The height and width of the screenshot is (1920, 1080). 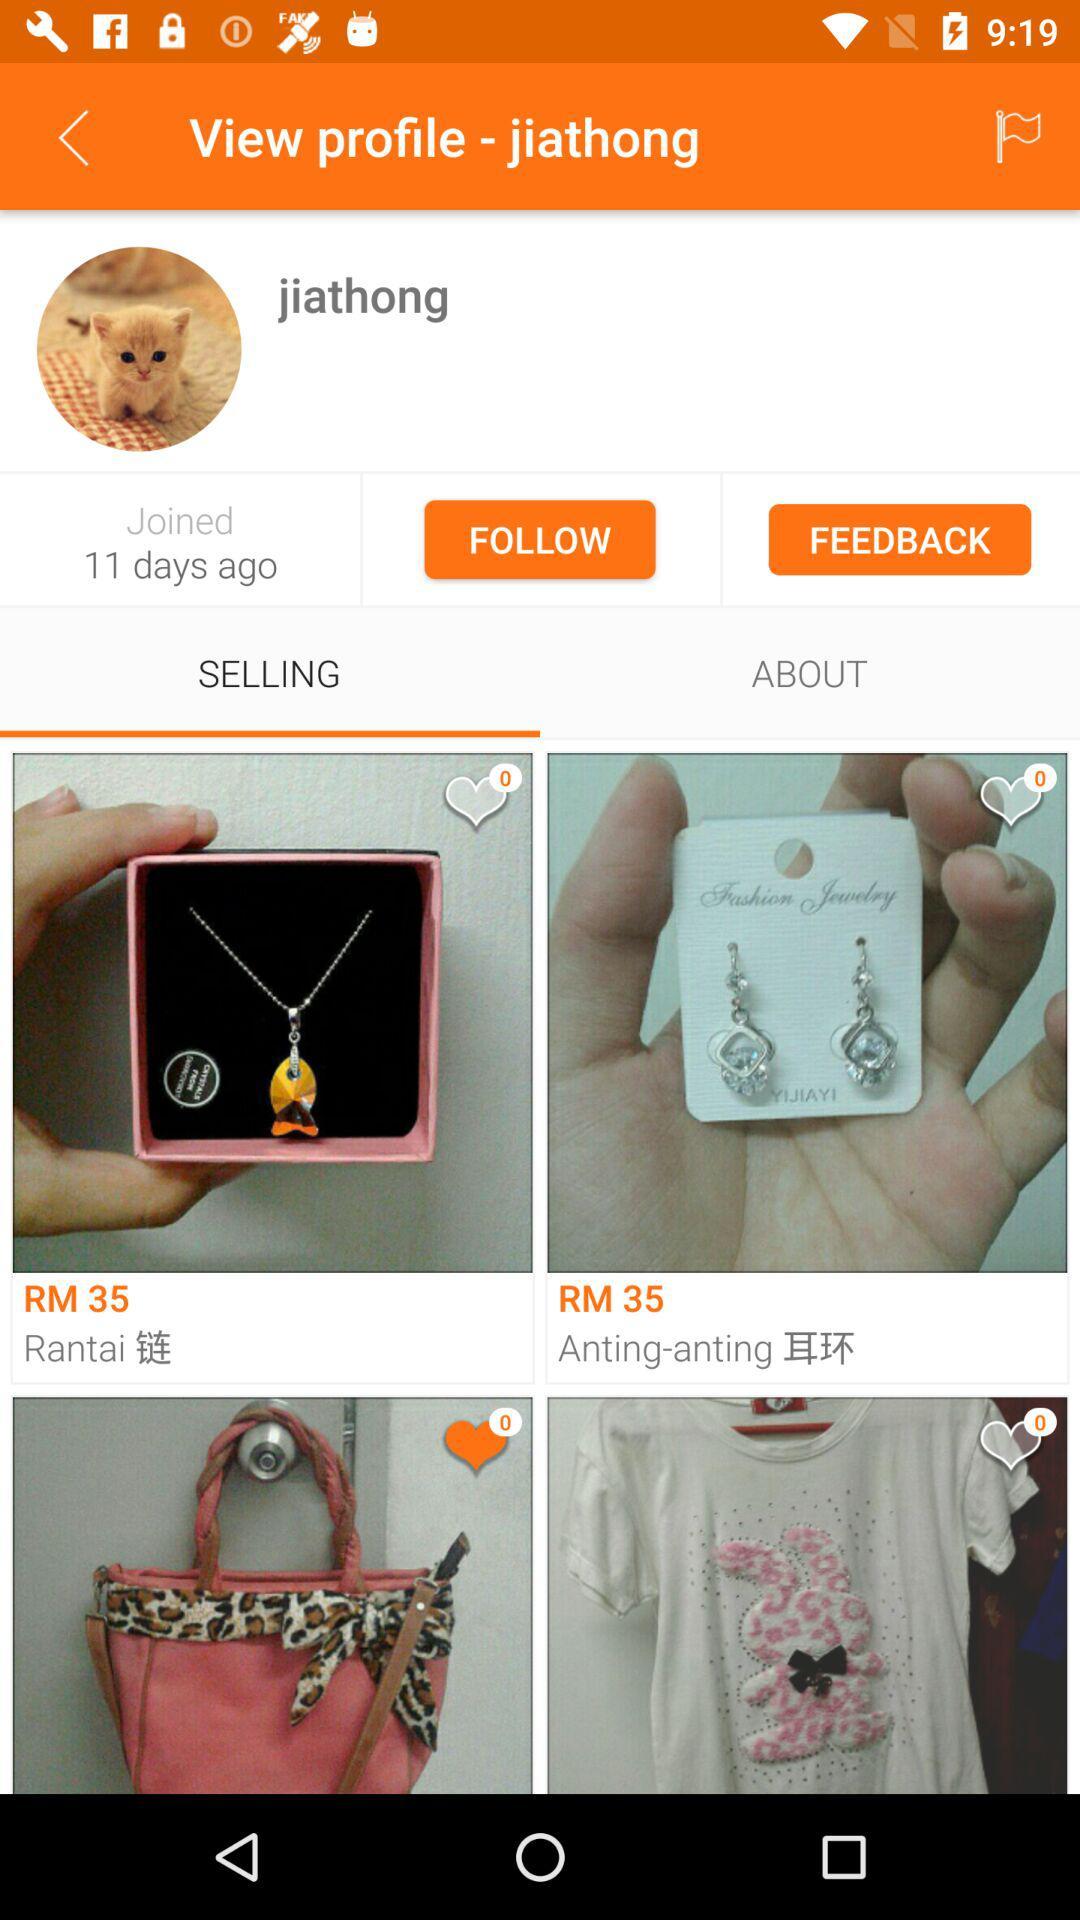 What do you see at coordinates (1009, 805) in the screenshot?
I see `love it` at bounding box center [1009, 805].